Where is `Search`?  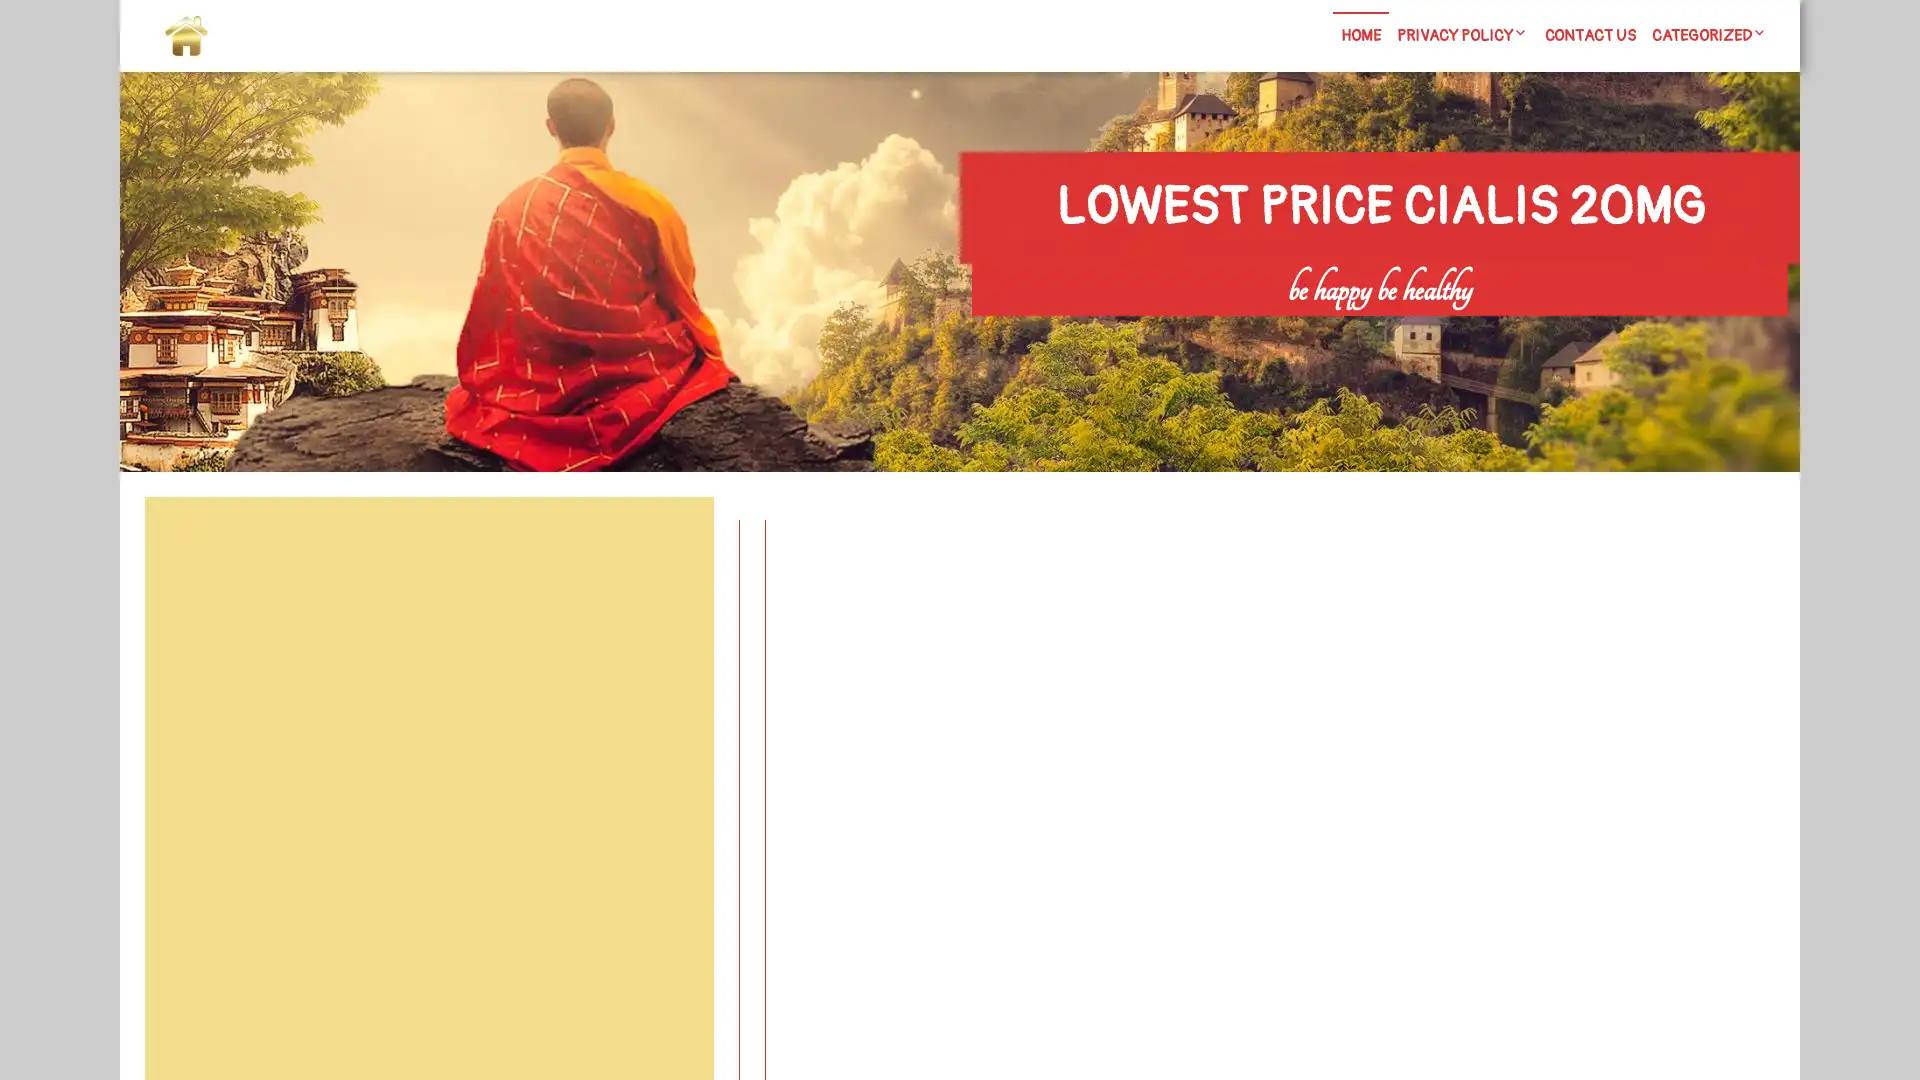
Search is located at coordinates (1557, 327).